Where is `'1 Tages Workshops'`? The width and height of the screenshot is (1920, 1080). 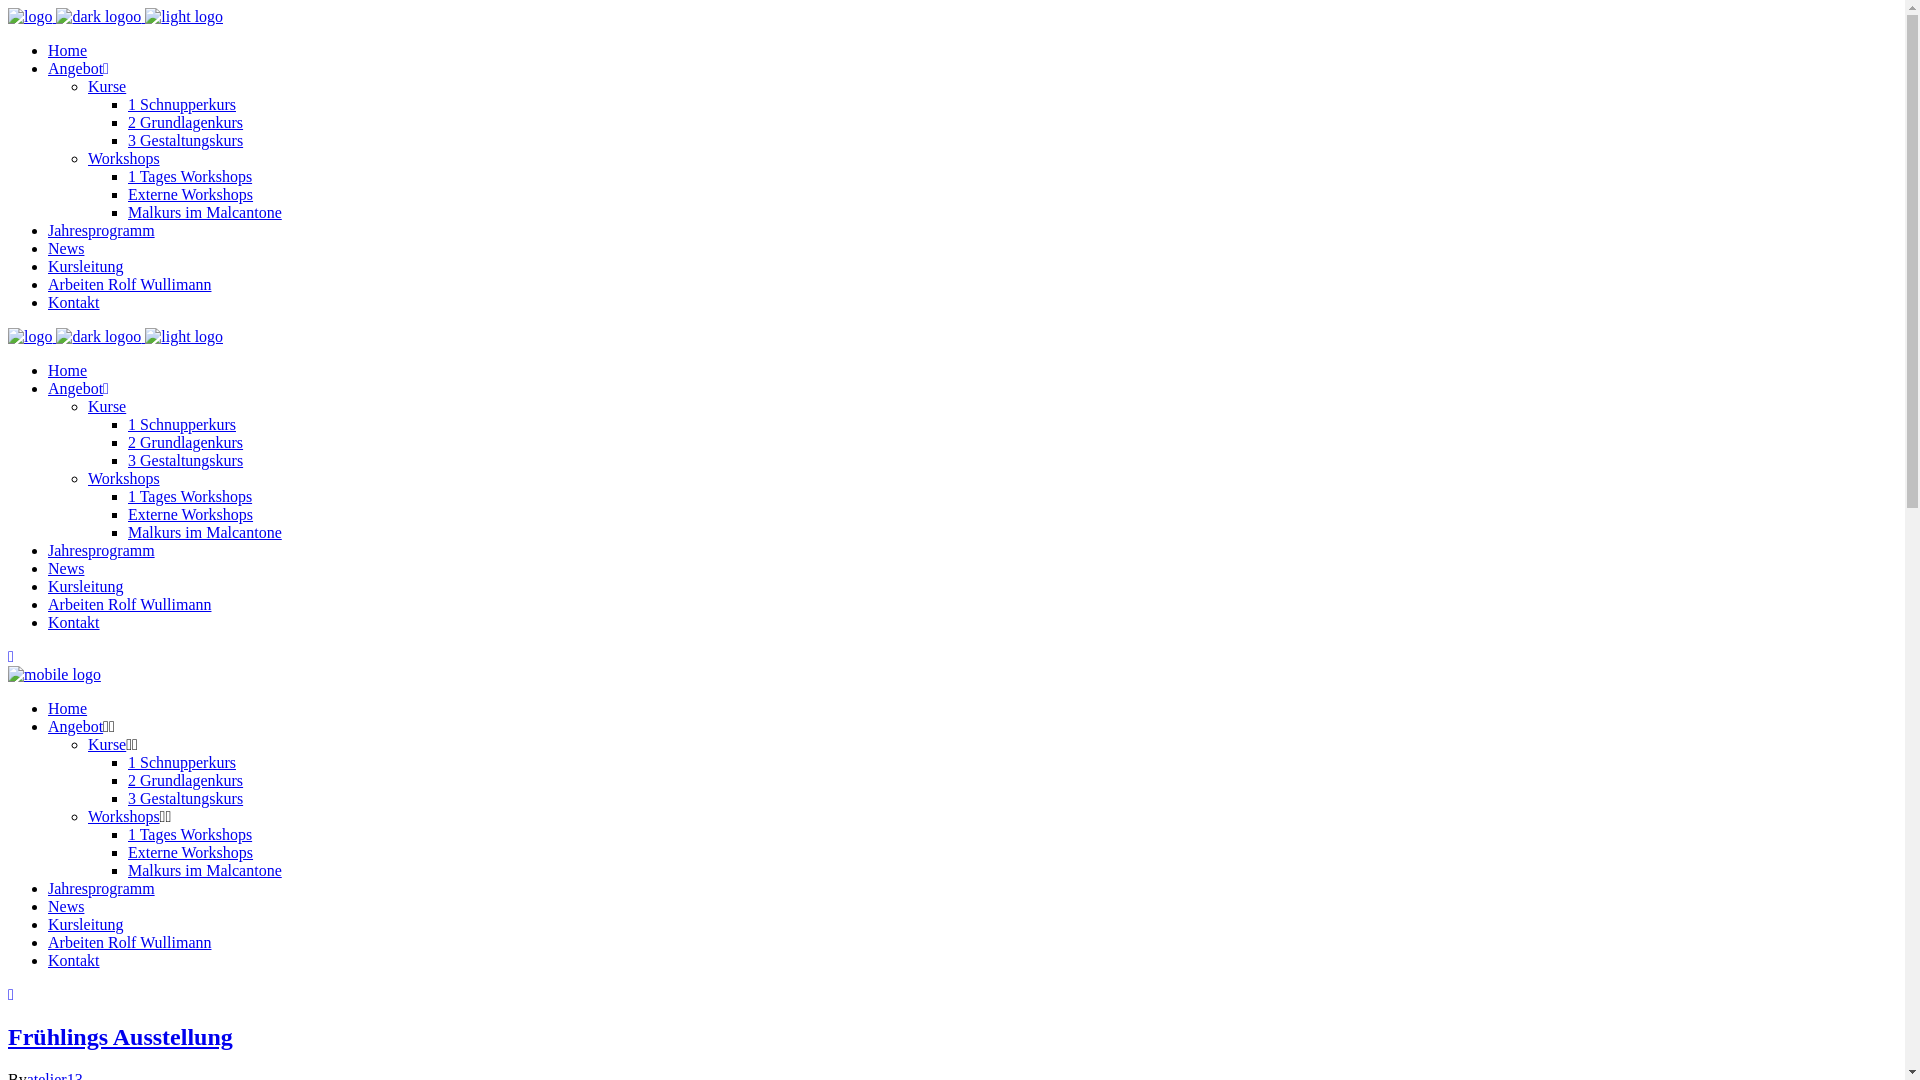 '1 Tages Workshops' is located at coordinates (190, 175).